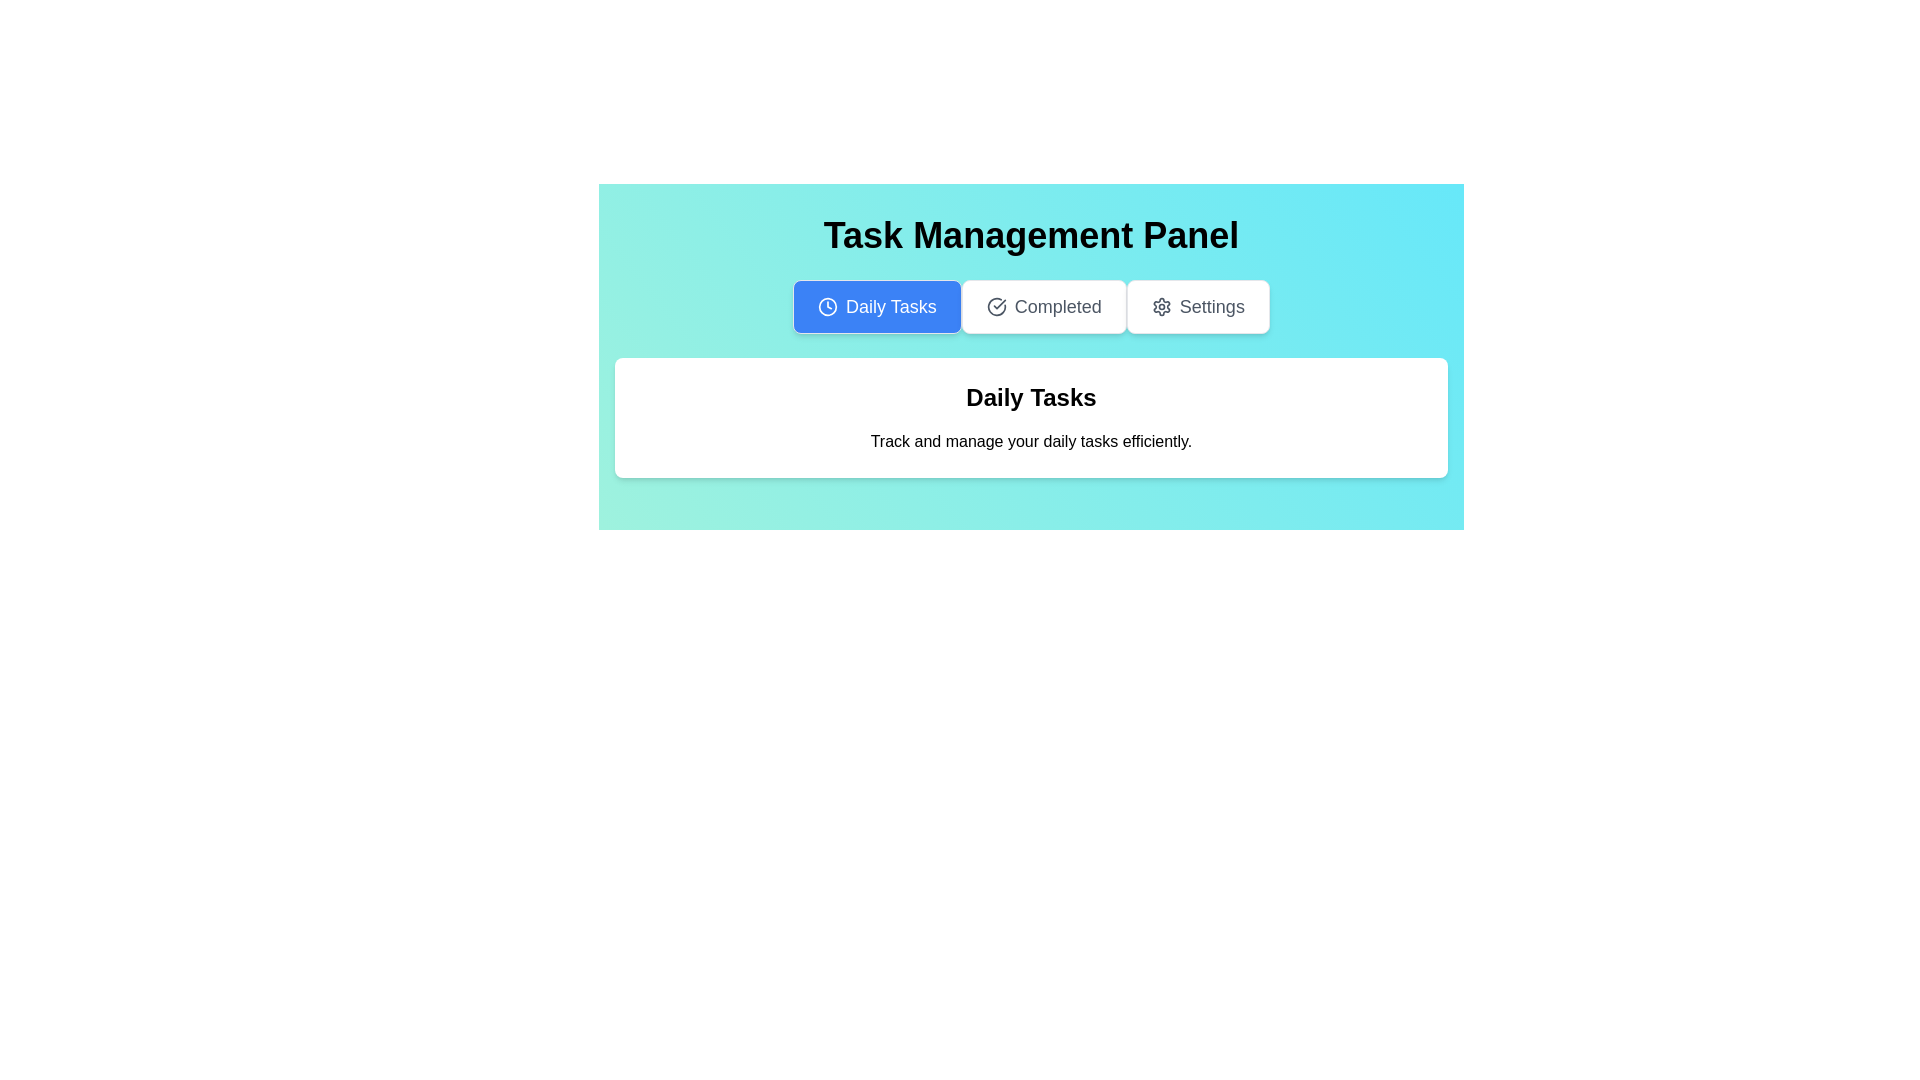 The height and width of the screenshot is (1080, 1920). I want to click on the decorative icon representing the 'Daily Tasks' feature located in the header section, positioned to the left of the 'Daily Tasks' text label, so click(828, 307).